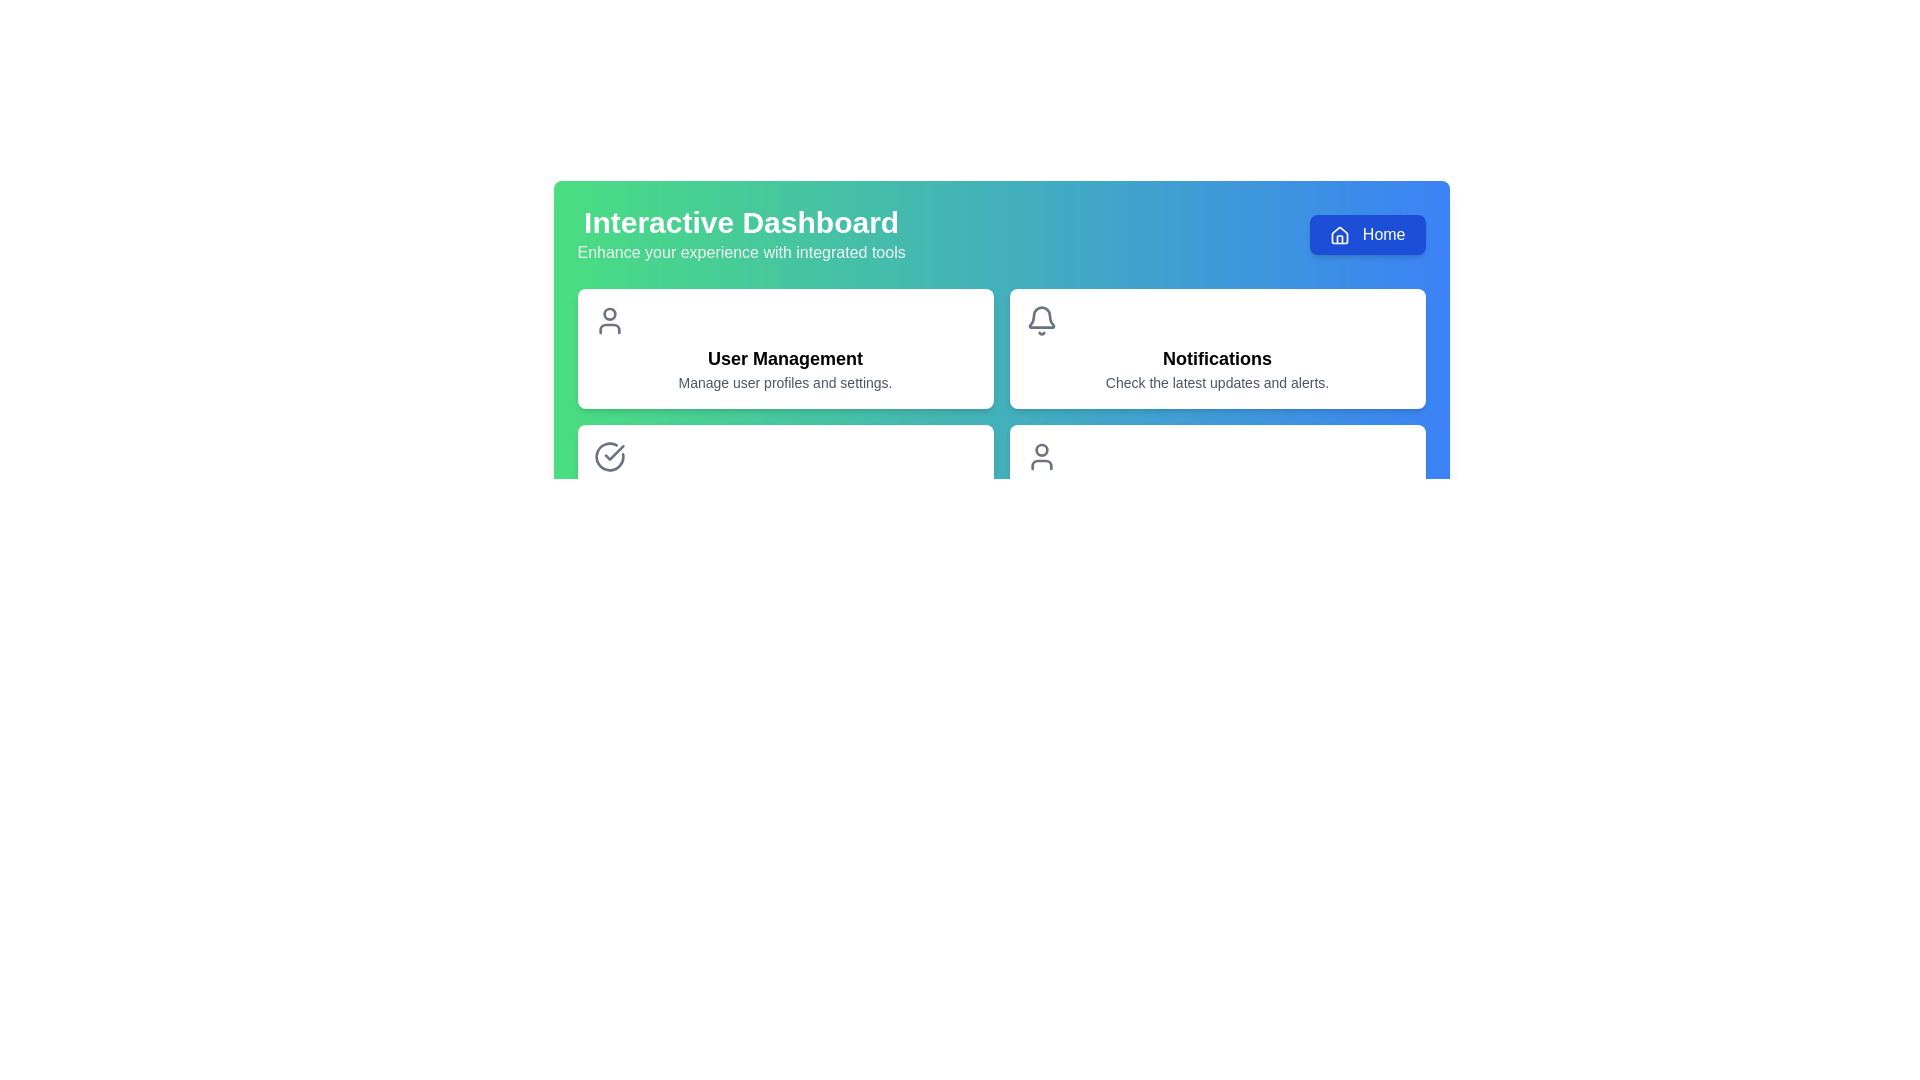  Describe the element at coordinates (784, 382) in the screenshot. I see `the text label that provides a brief description of the 'User Management' feature, which is positioned directly below the element with the text 'User Management'` at that location.